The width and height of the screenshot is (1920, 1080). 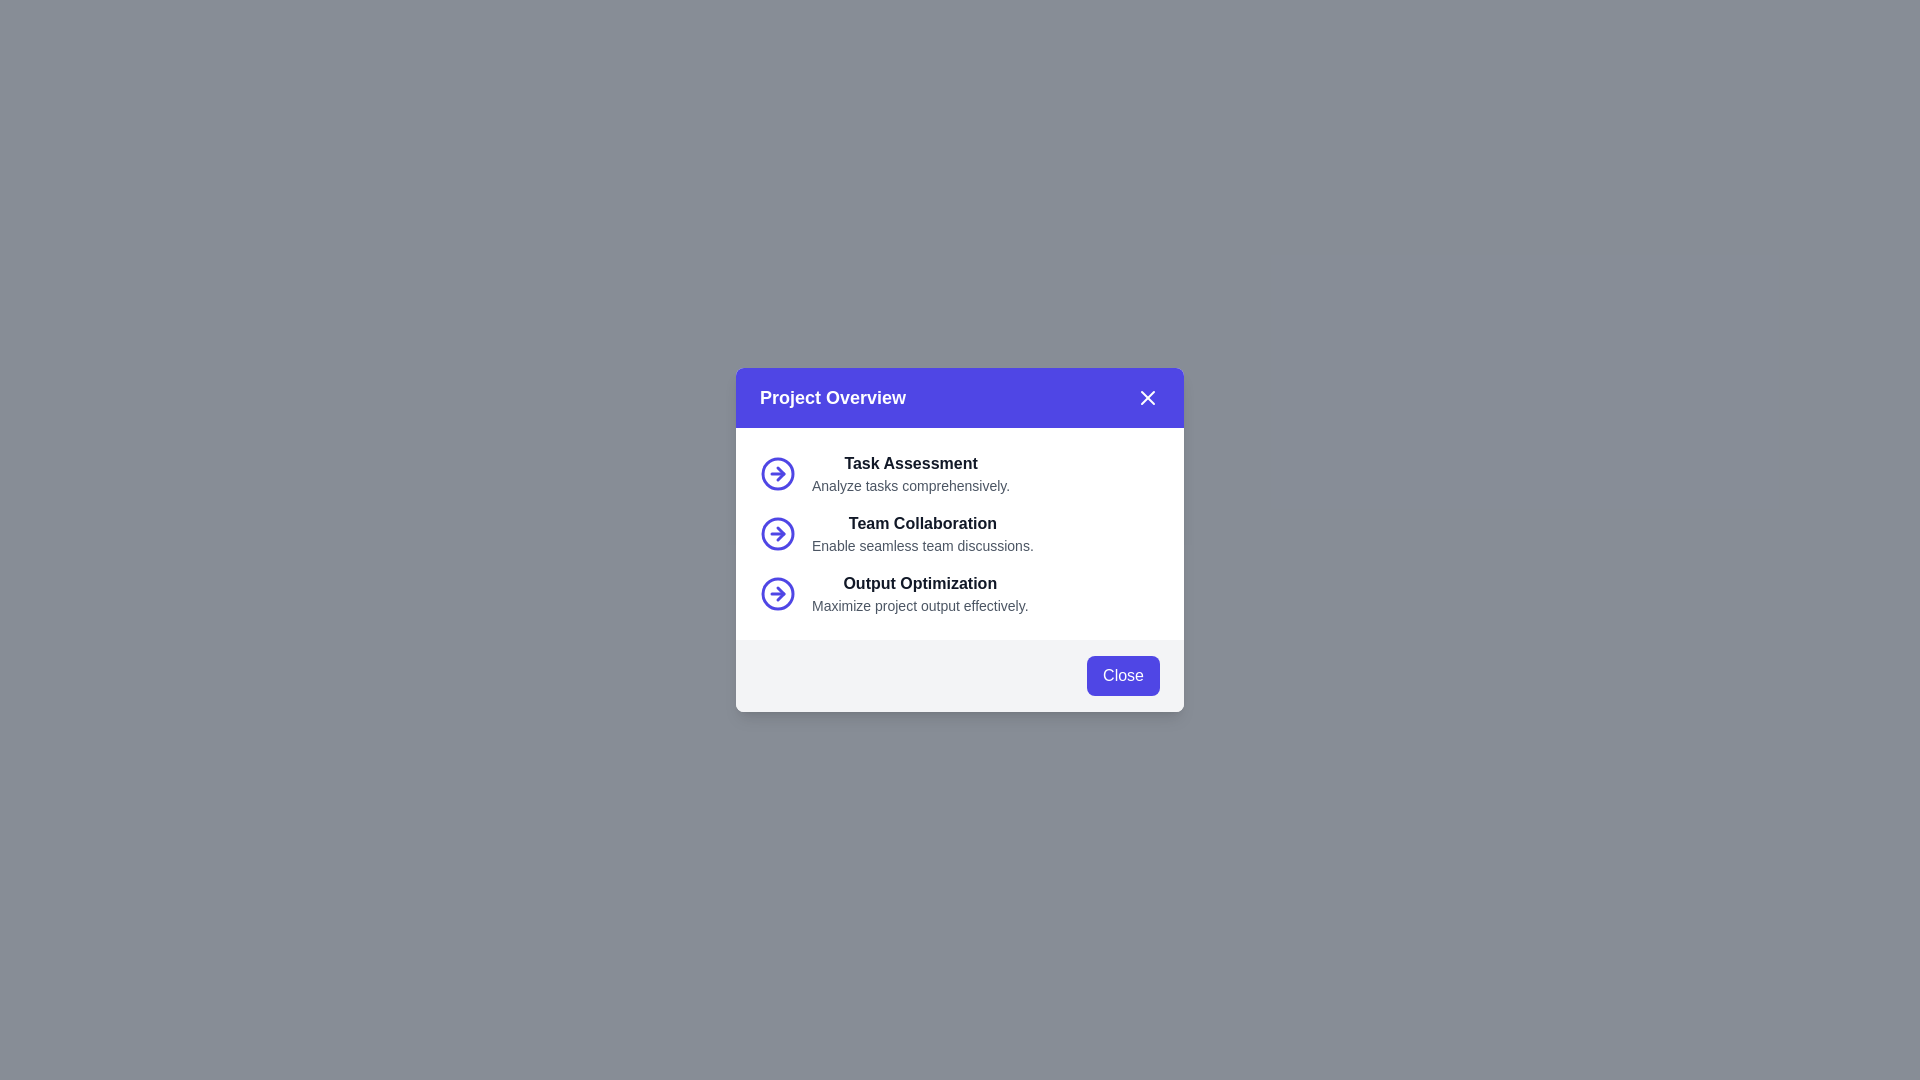 I want to click on the task description element located in the 'Project Overview' modal dialog, which includes a header and a paragraph providing context for a specific task, so click(x=910, y=474).